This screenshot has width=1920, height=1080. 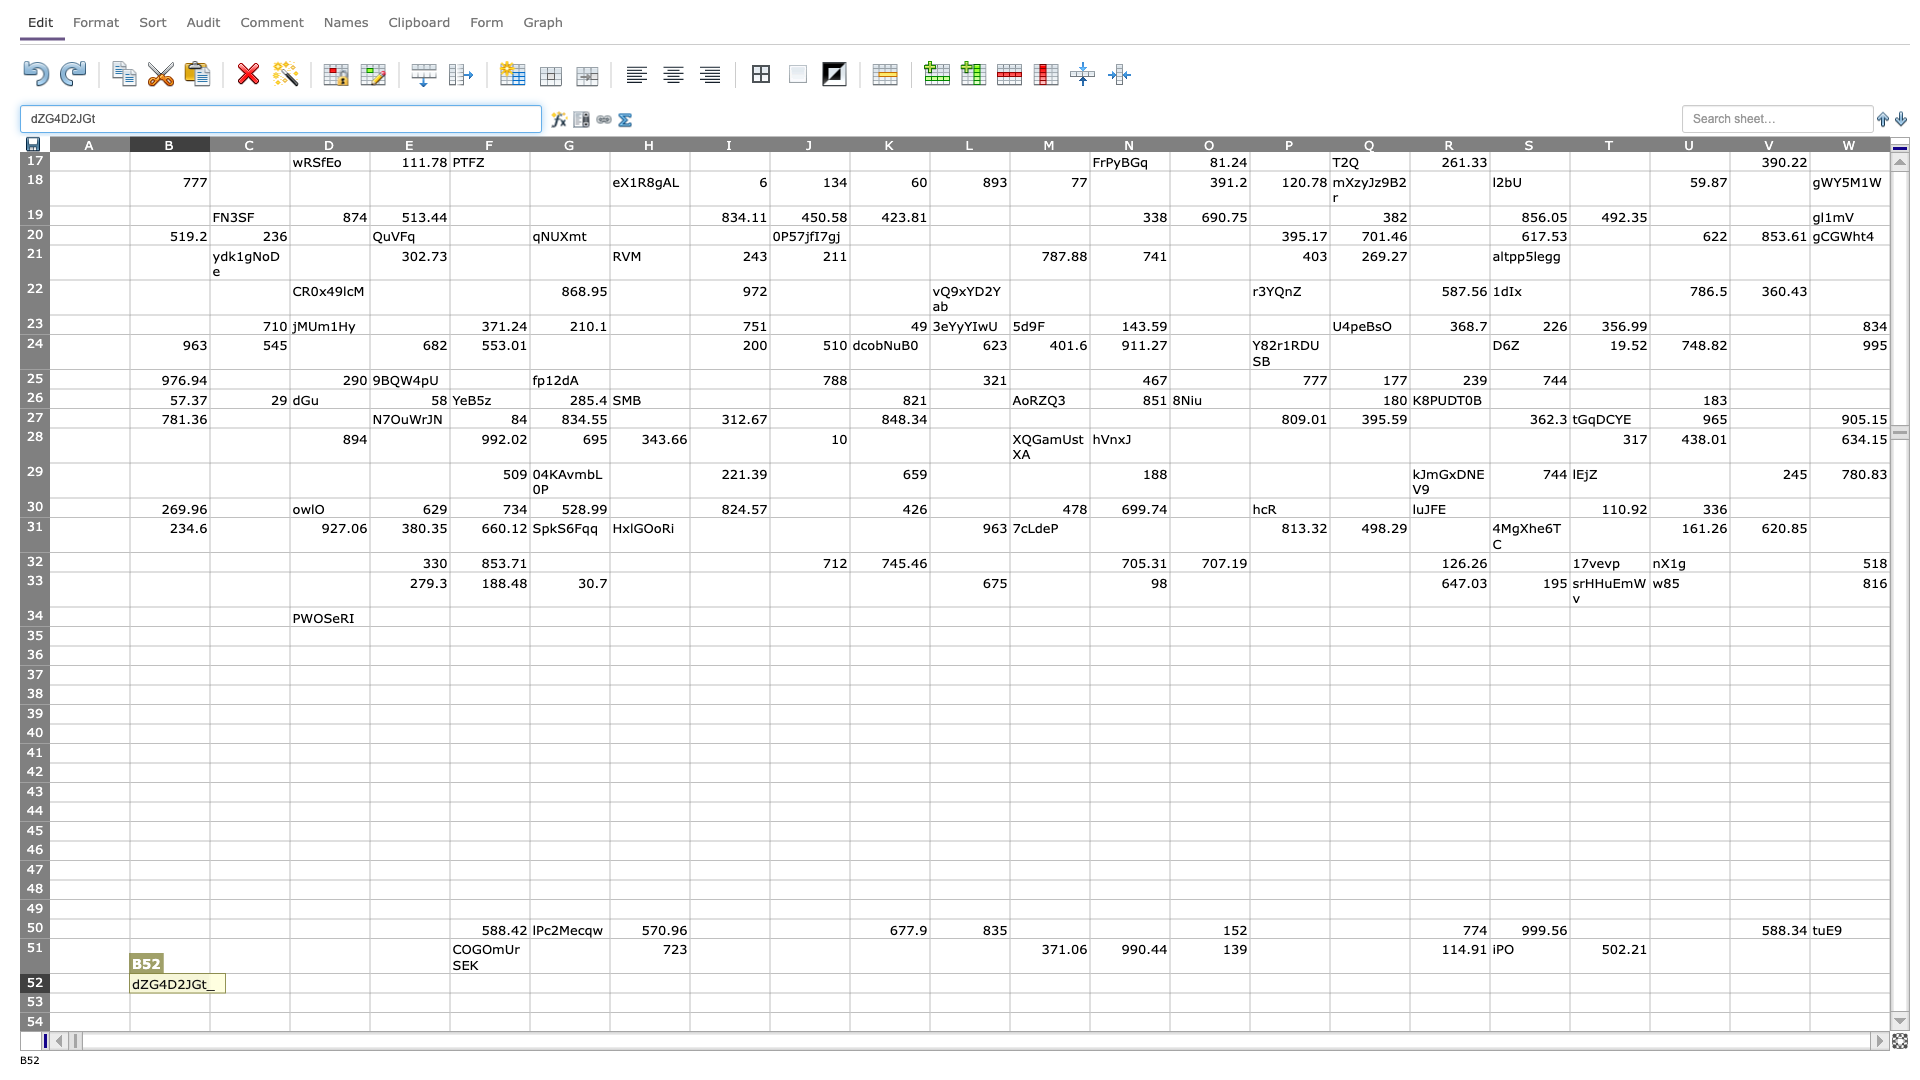 I want to click on top left corner of E52, so click(x=369, y=972).